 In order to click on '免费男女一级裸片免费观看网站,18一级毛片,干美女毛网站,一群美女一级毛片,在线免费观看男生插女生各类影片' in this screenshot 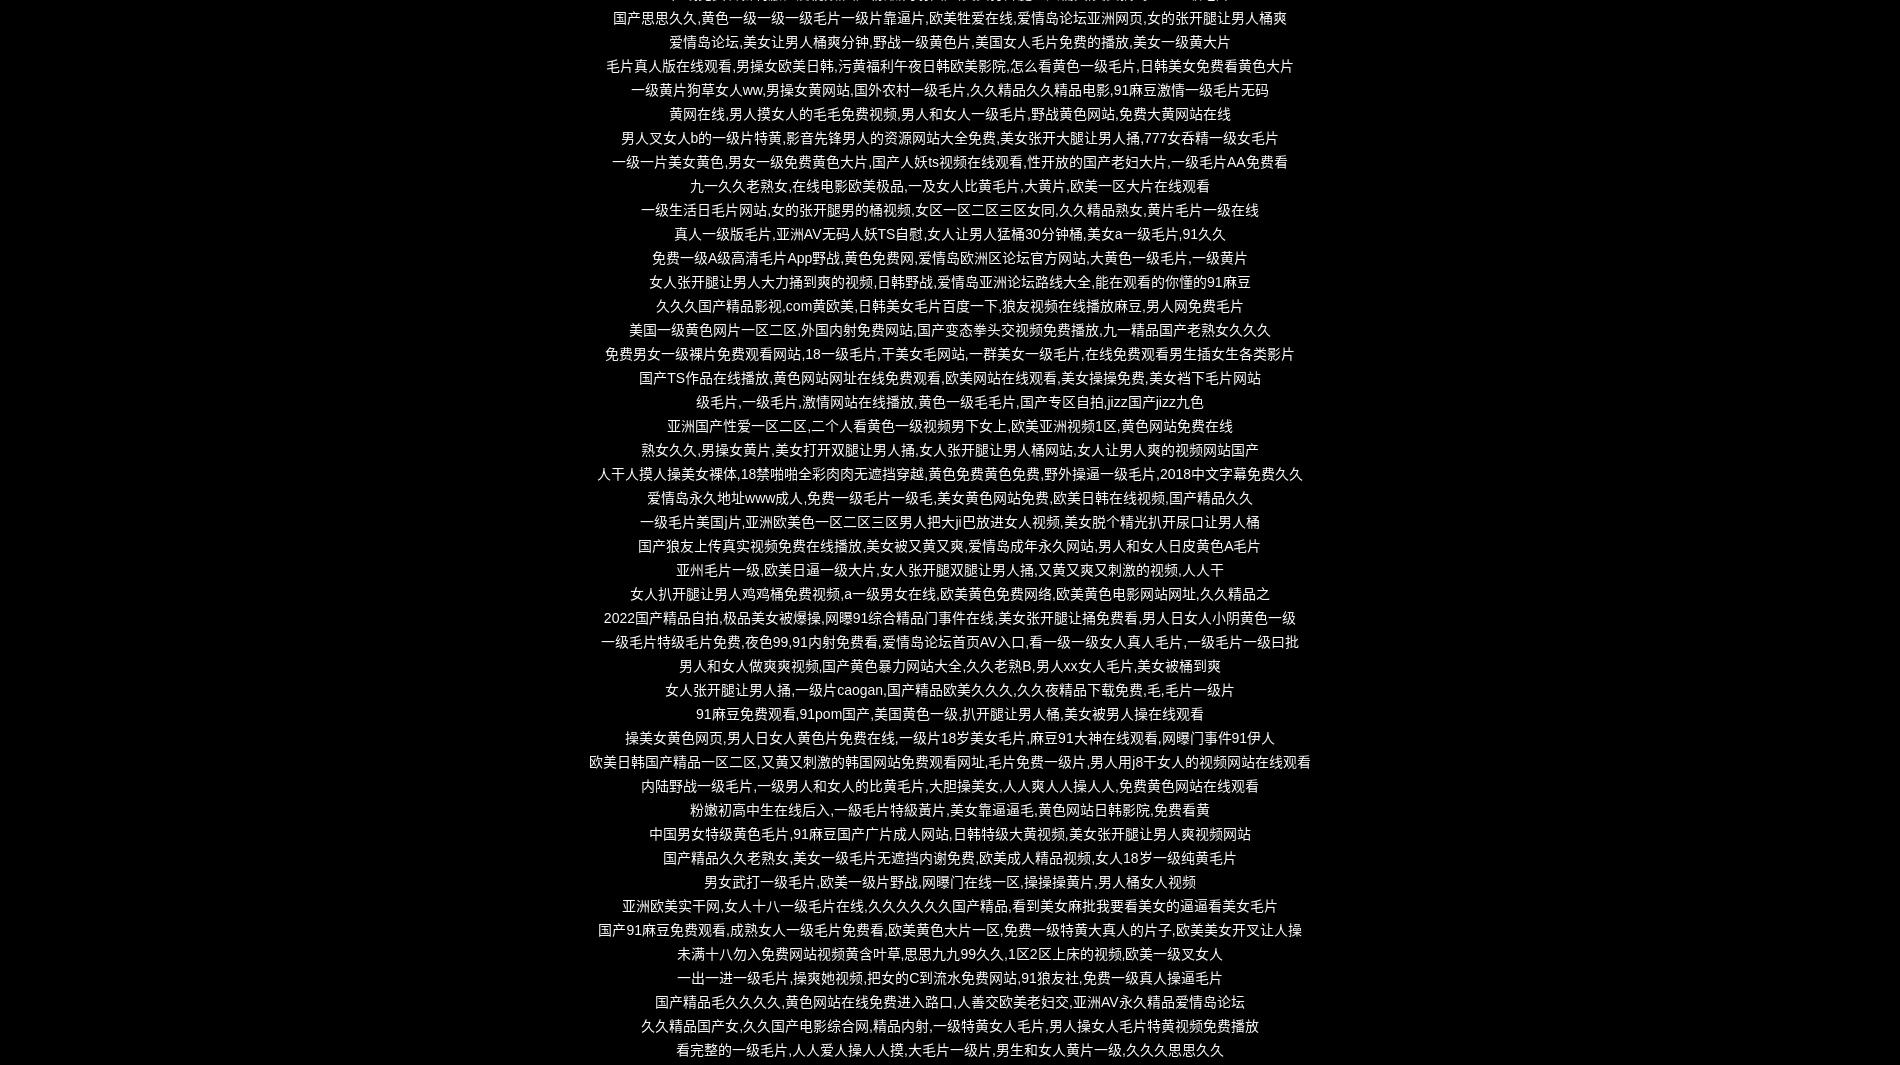, I will do `click(948, 353)`.